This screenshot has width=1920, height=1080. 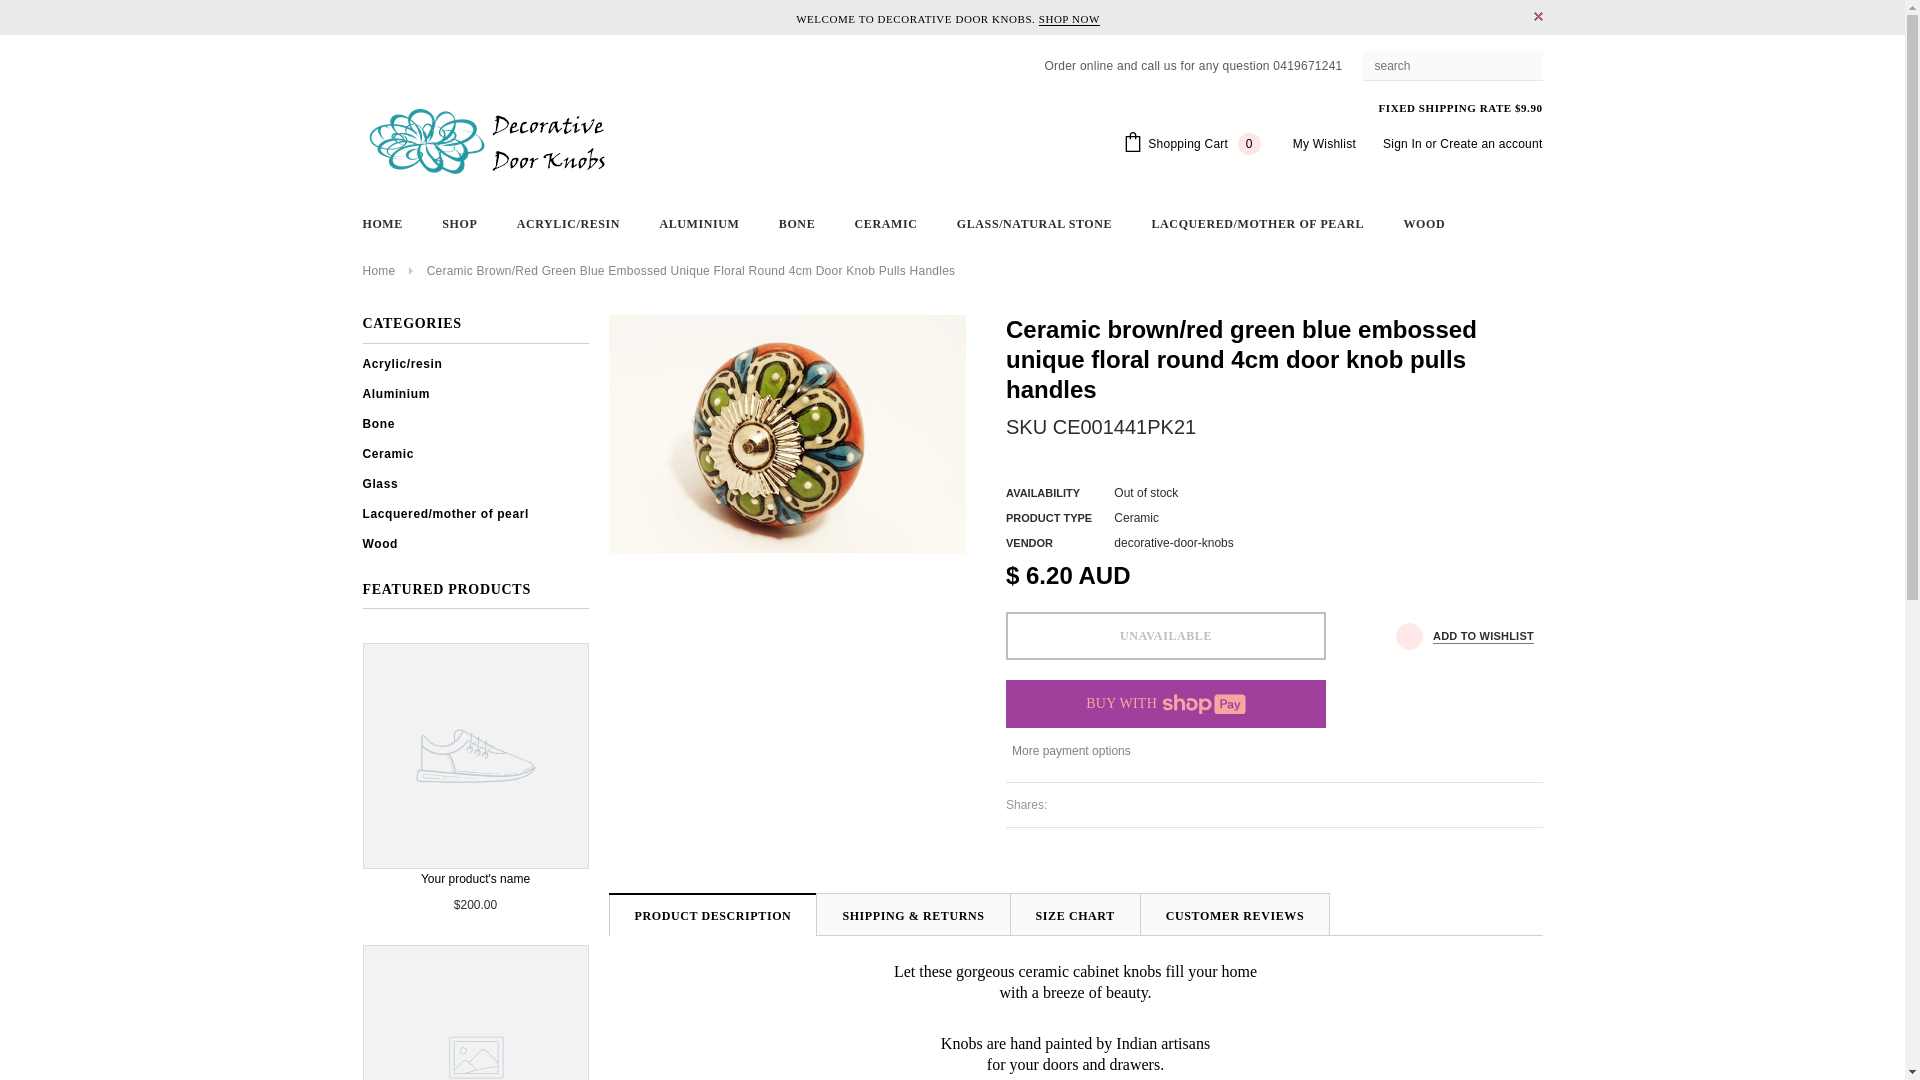 What do you see at coordinates (1395, 635) in the screenshot?
I see `'ADD TO WISHLIST'` at bounding box center [1395, 635].